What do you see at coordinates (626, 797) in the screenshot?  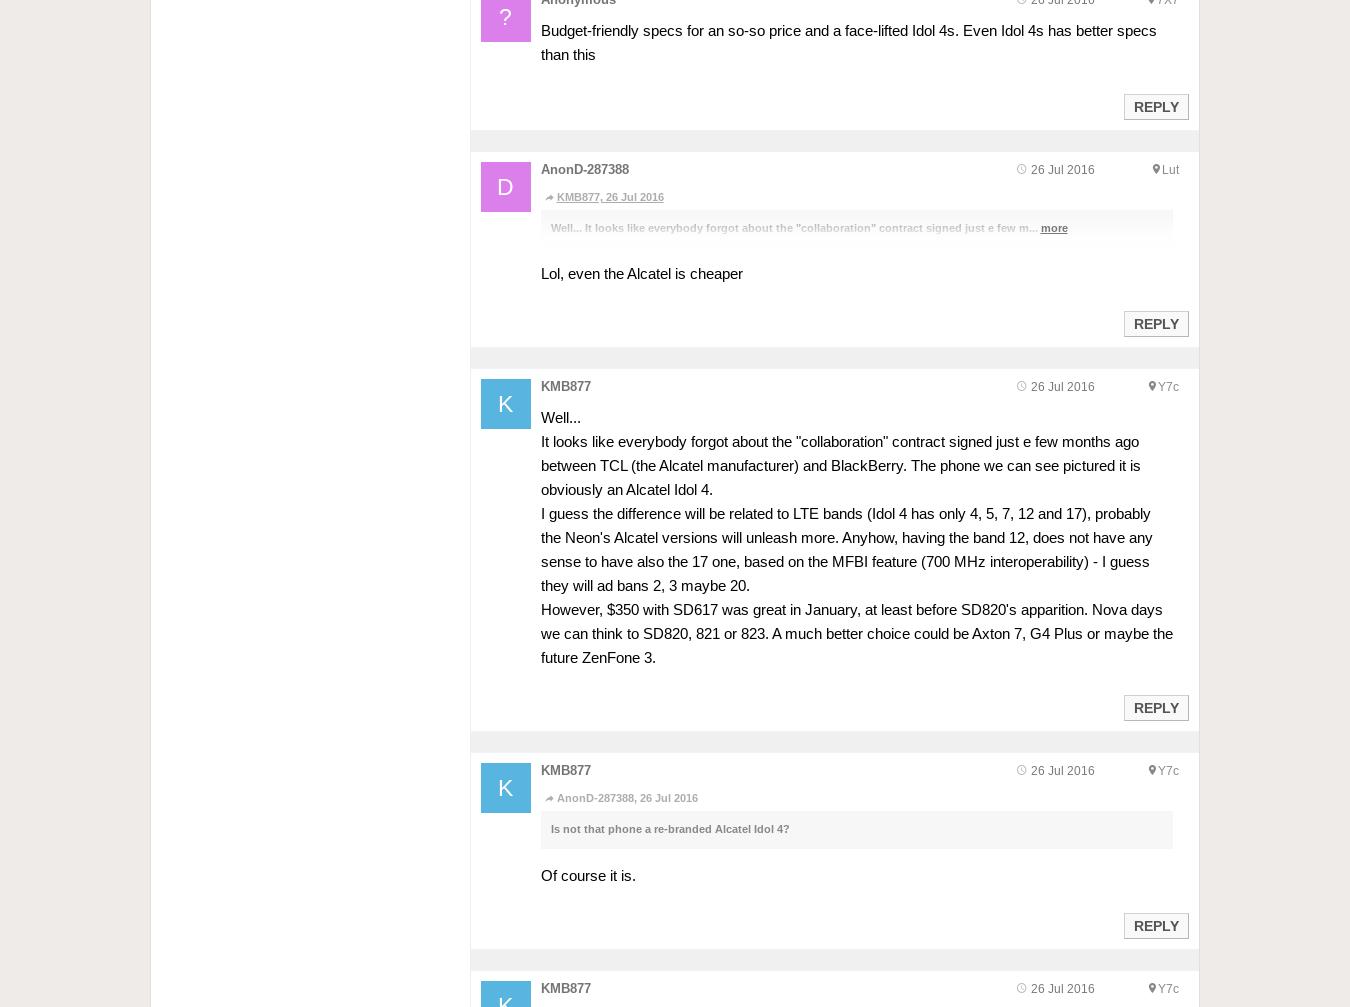 I see `'AnonD-287388, 26 Jul 2016'` at bounding box center [626, 797].